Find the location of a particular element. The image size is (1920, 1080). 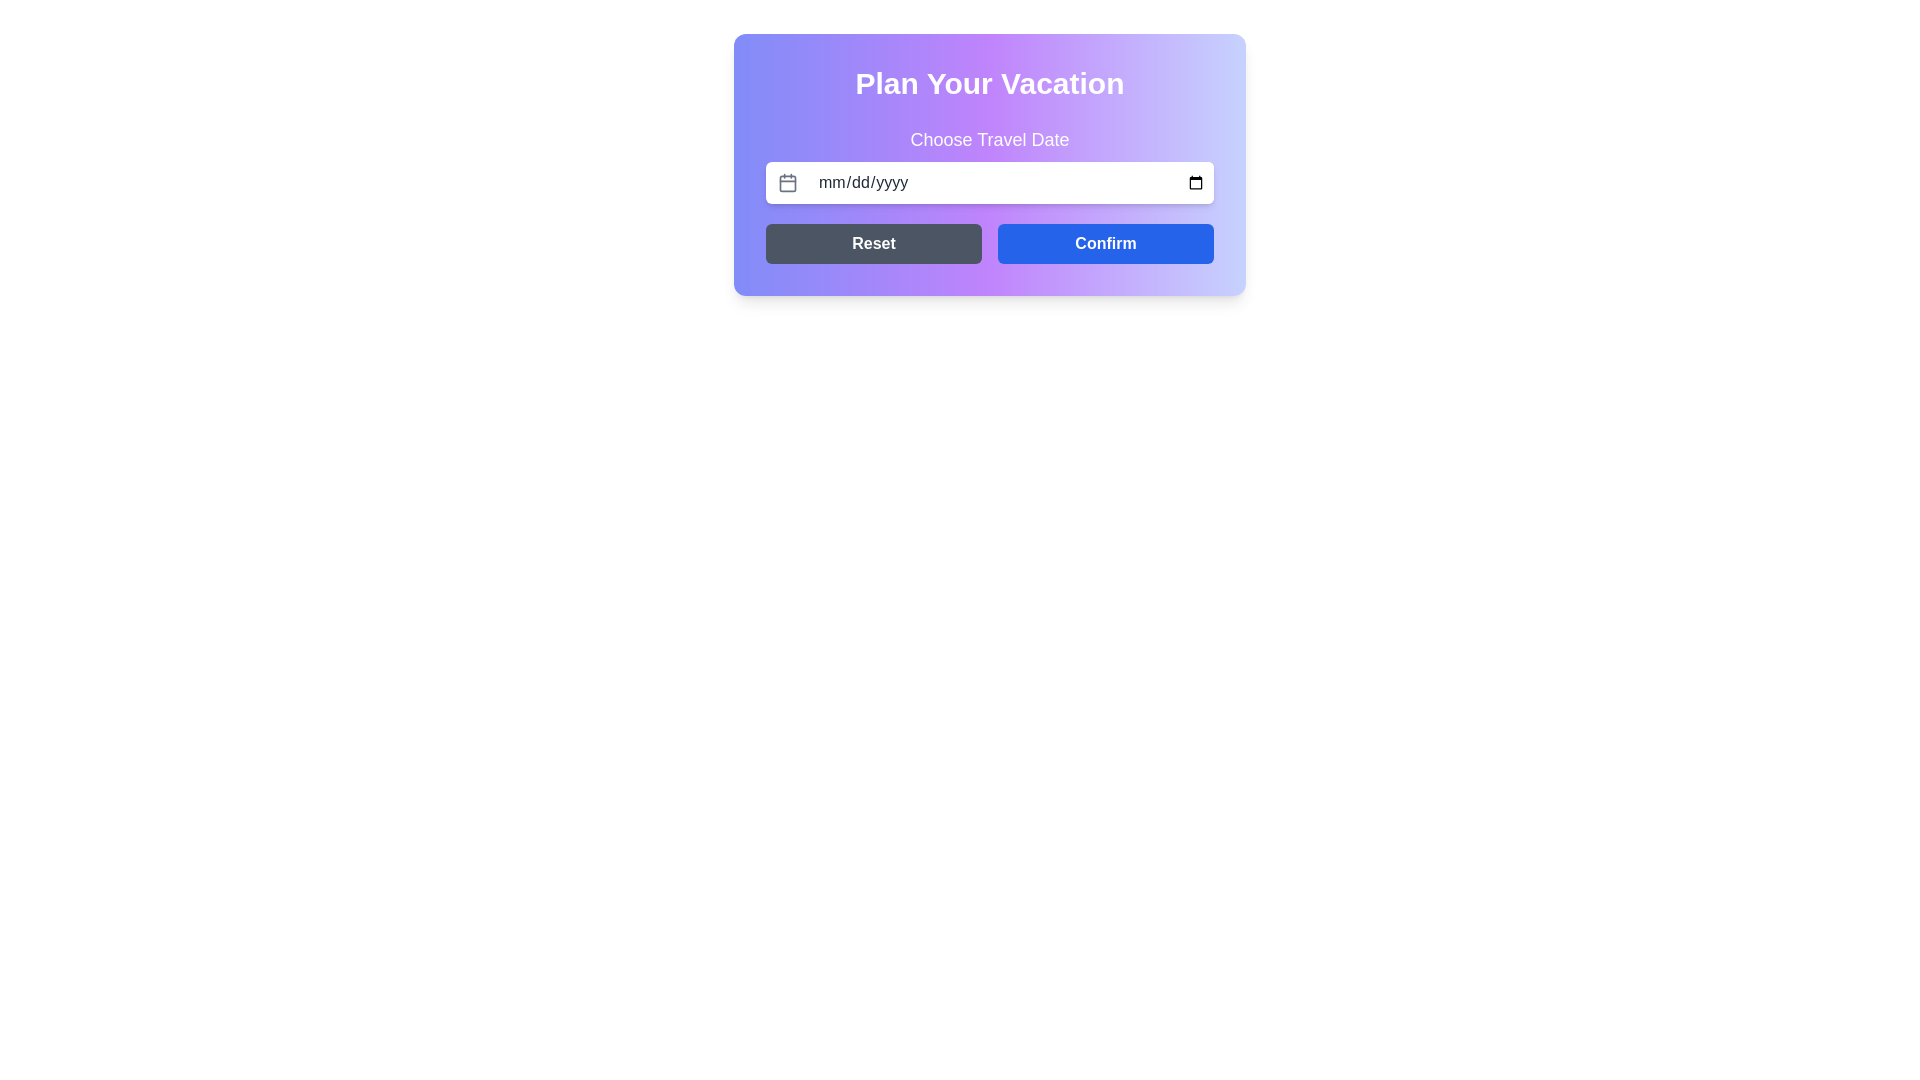

the date selection icon located at the left-most end of the horizontal bar containing the date picker, immediately before the date input field is located at coordinates (786, 182).